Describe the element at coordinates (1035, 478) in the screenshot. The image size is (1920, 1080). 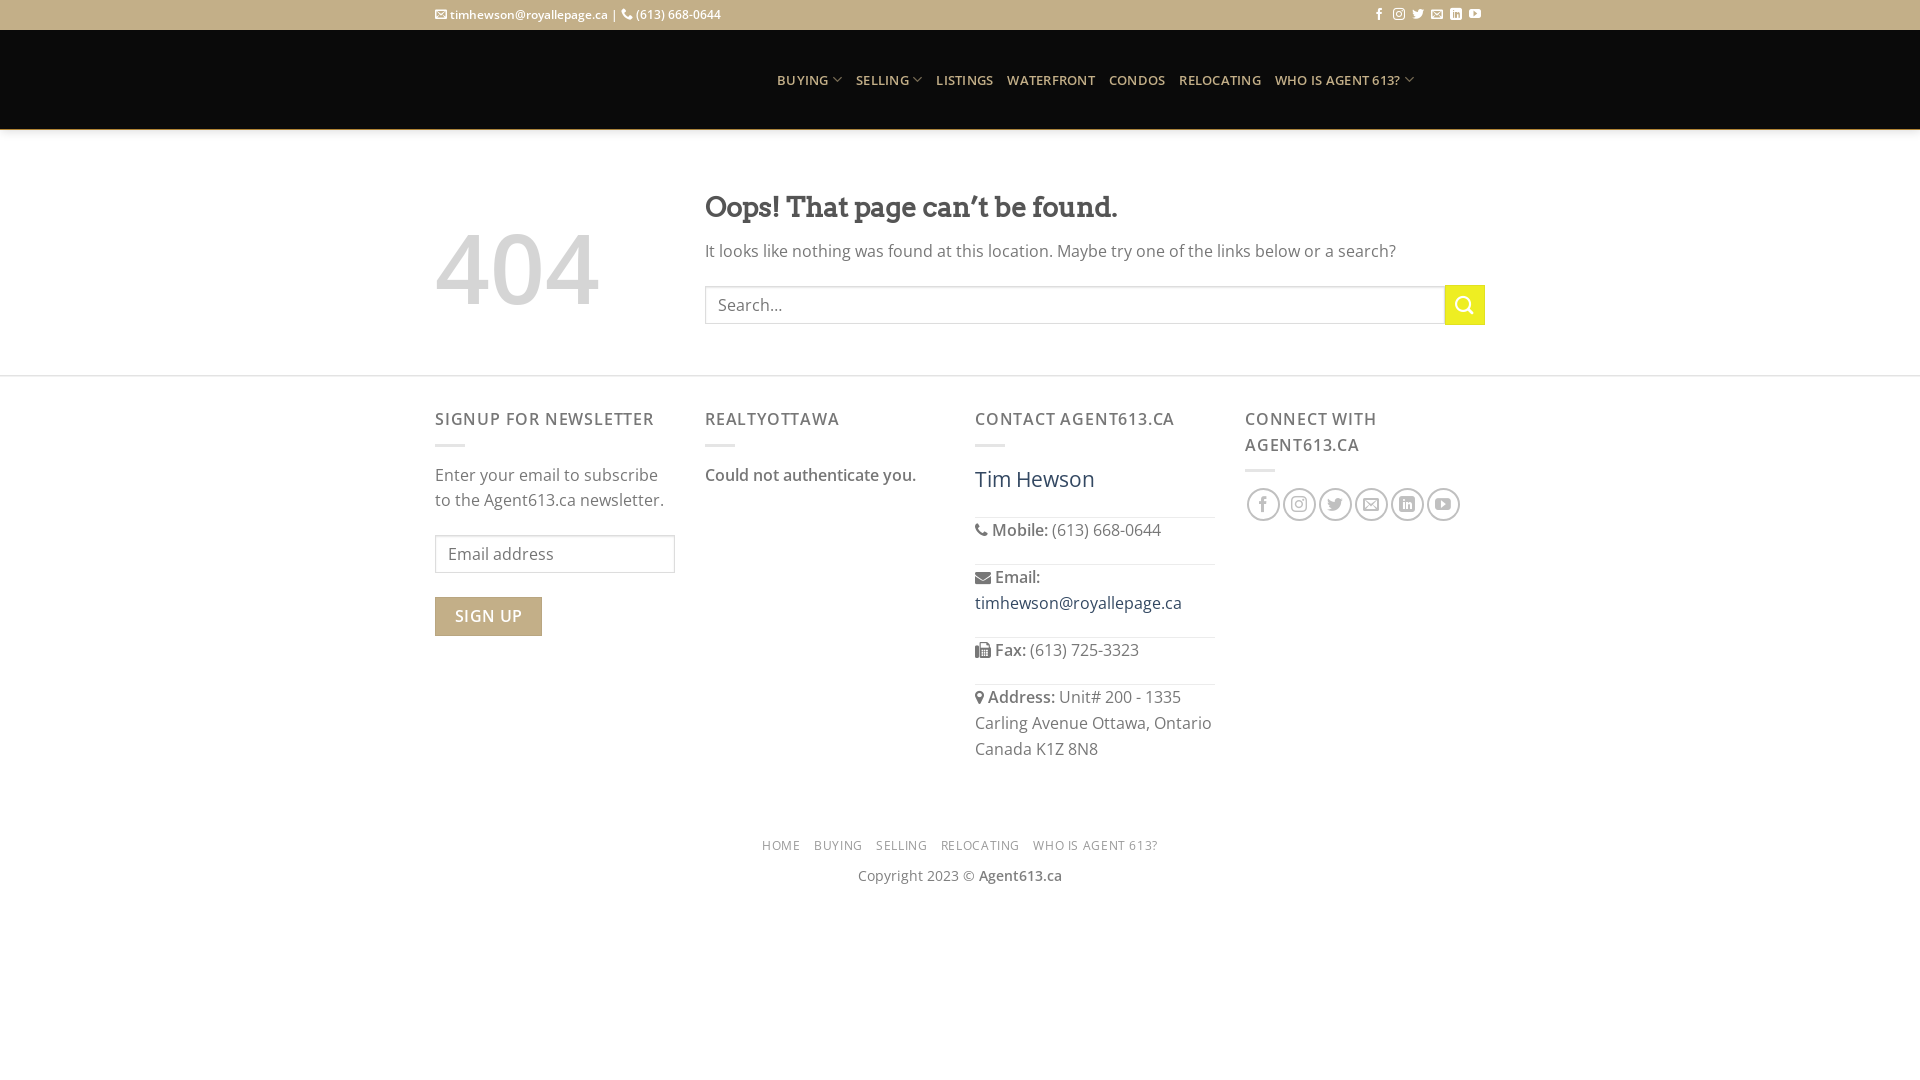
I see `'Tim Hewson'` at that location.